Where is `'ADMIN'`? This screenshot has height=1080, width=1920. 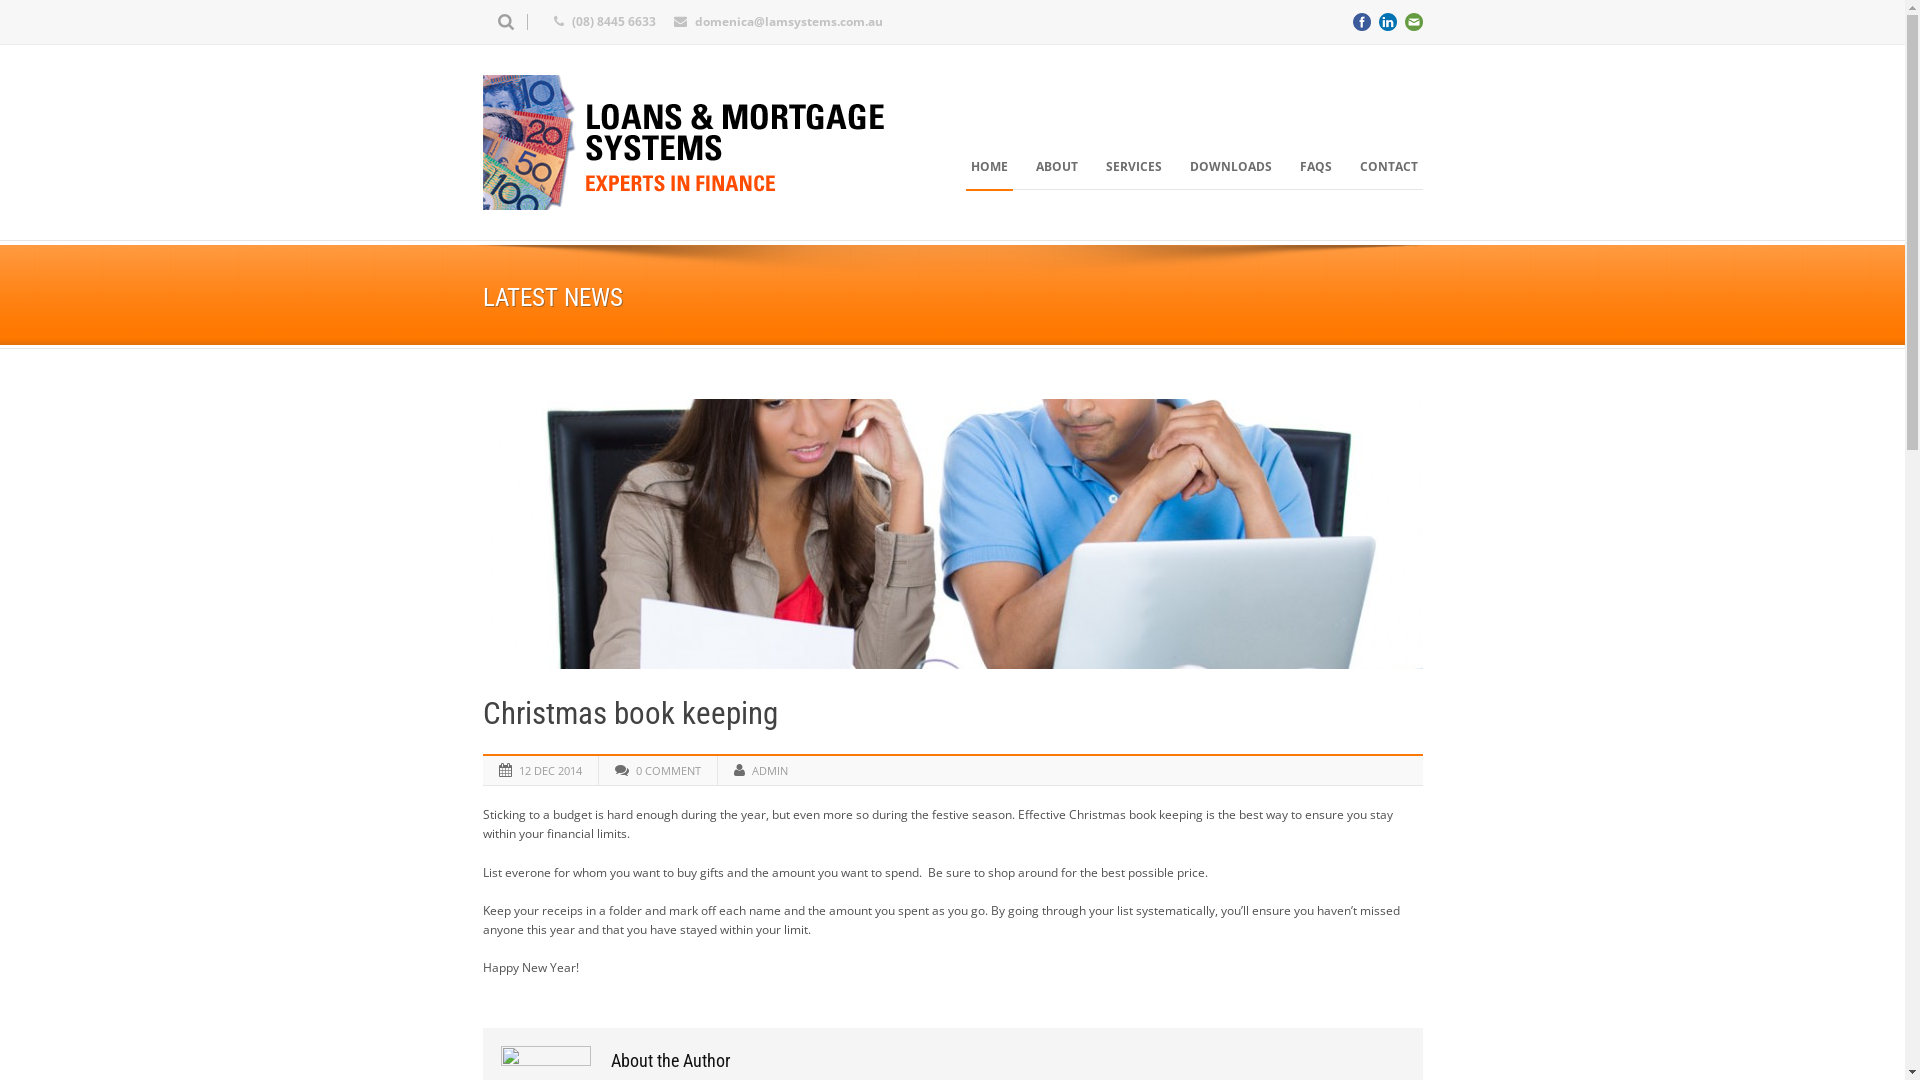
'ADMIN' is located at coordinates (751, 769).